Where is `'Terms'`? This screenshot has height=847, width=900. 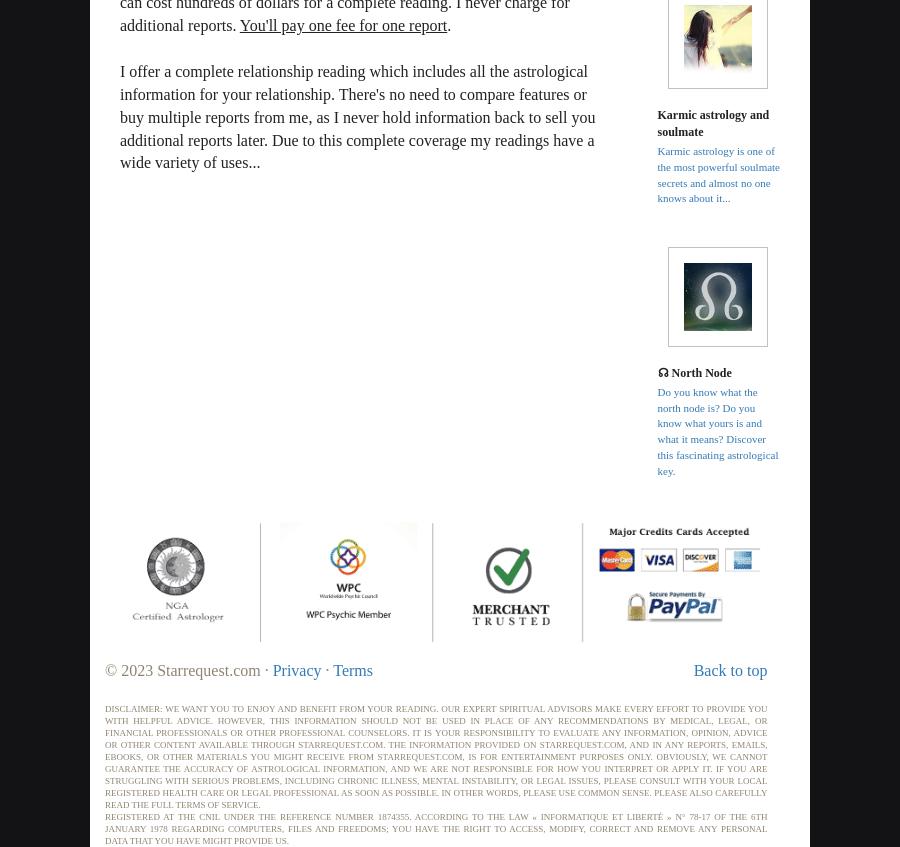 'Terms' is located at coordinates (352, 669).